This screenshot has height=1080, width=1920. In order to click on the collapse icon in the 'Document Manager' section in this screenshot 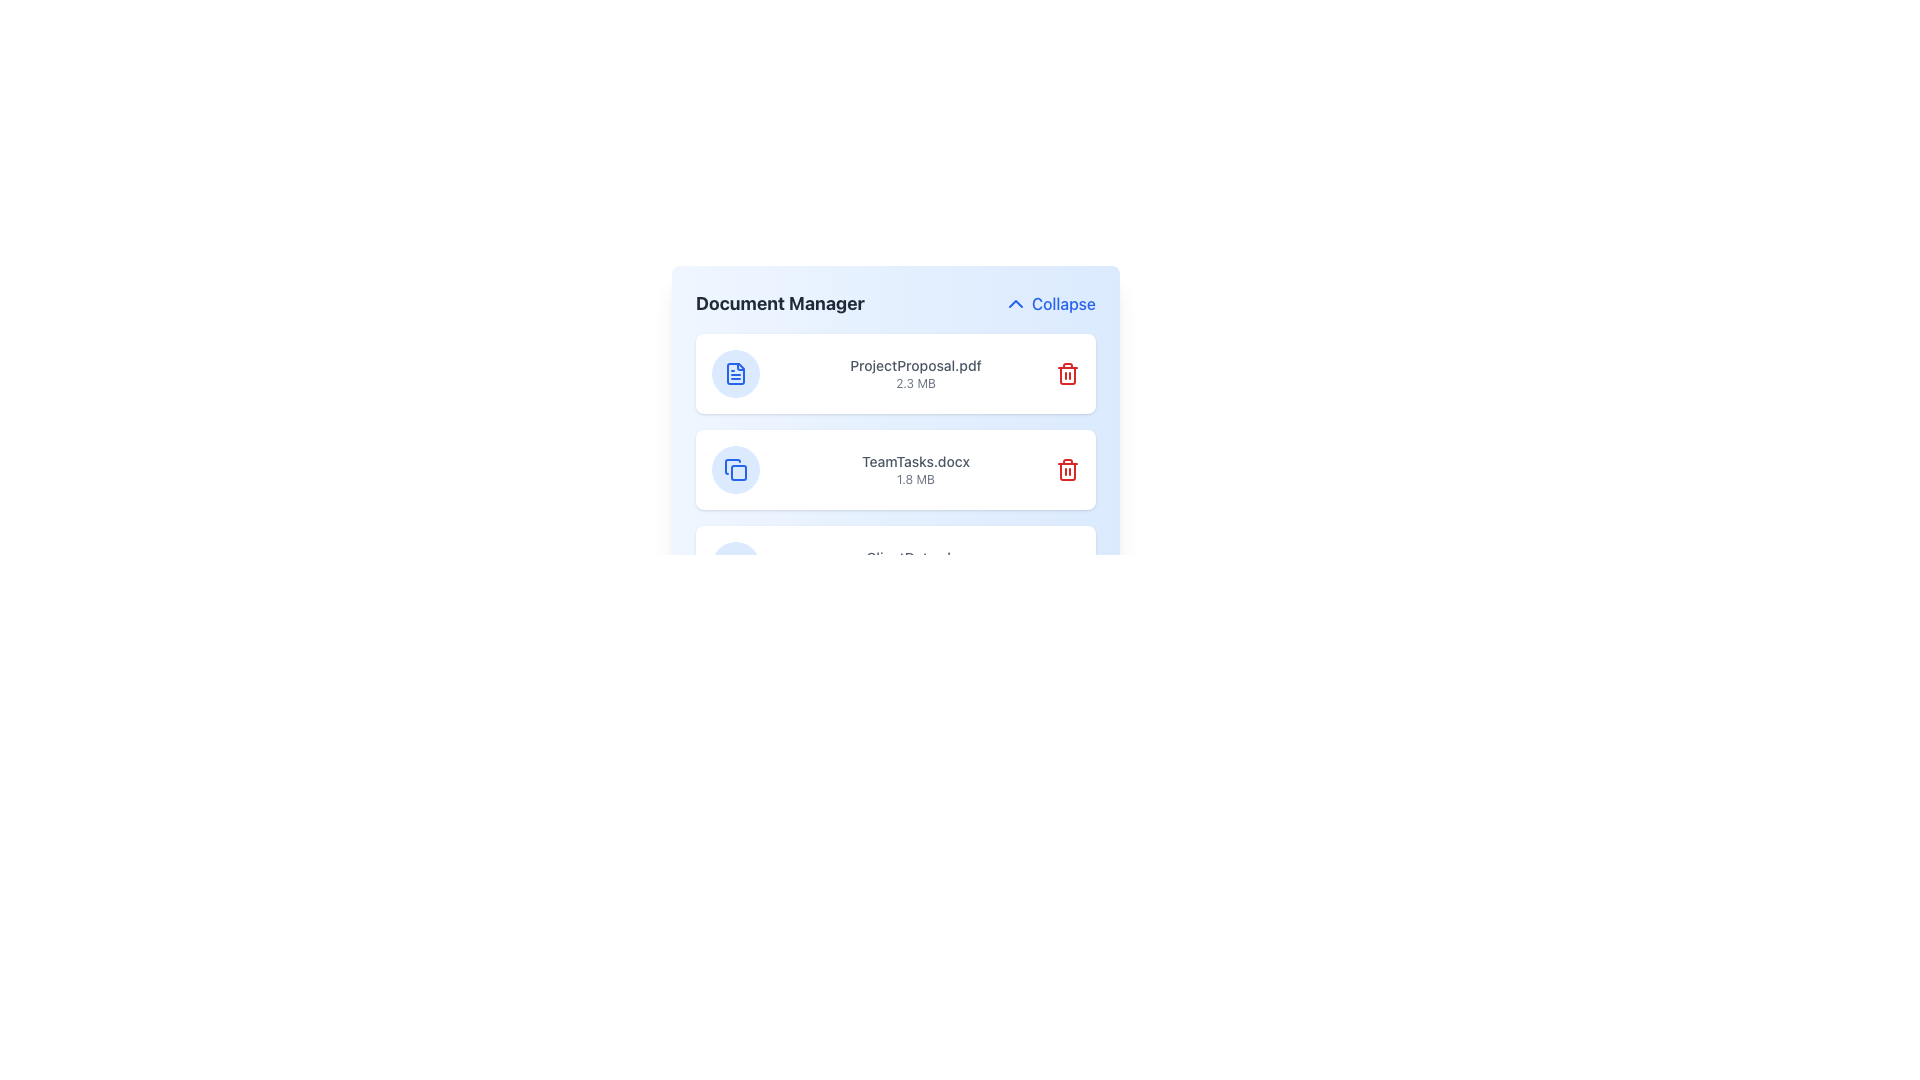, I will do `click(1015, 304)`.